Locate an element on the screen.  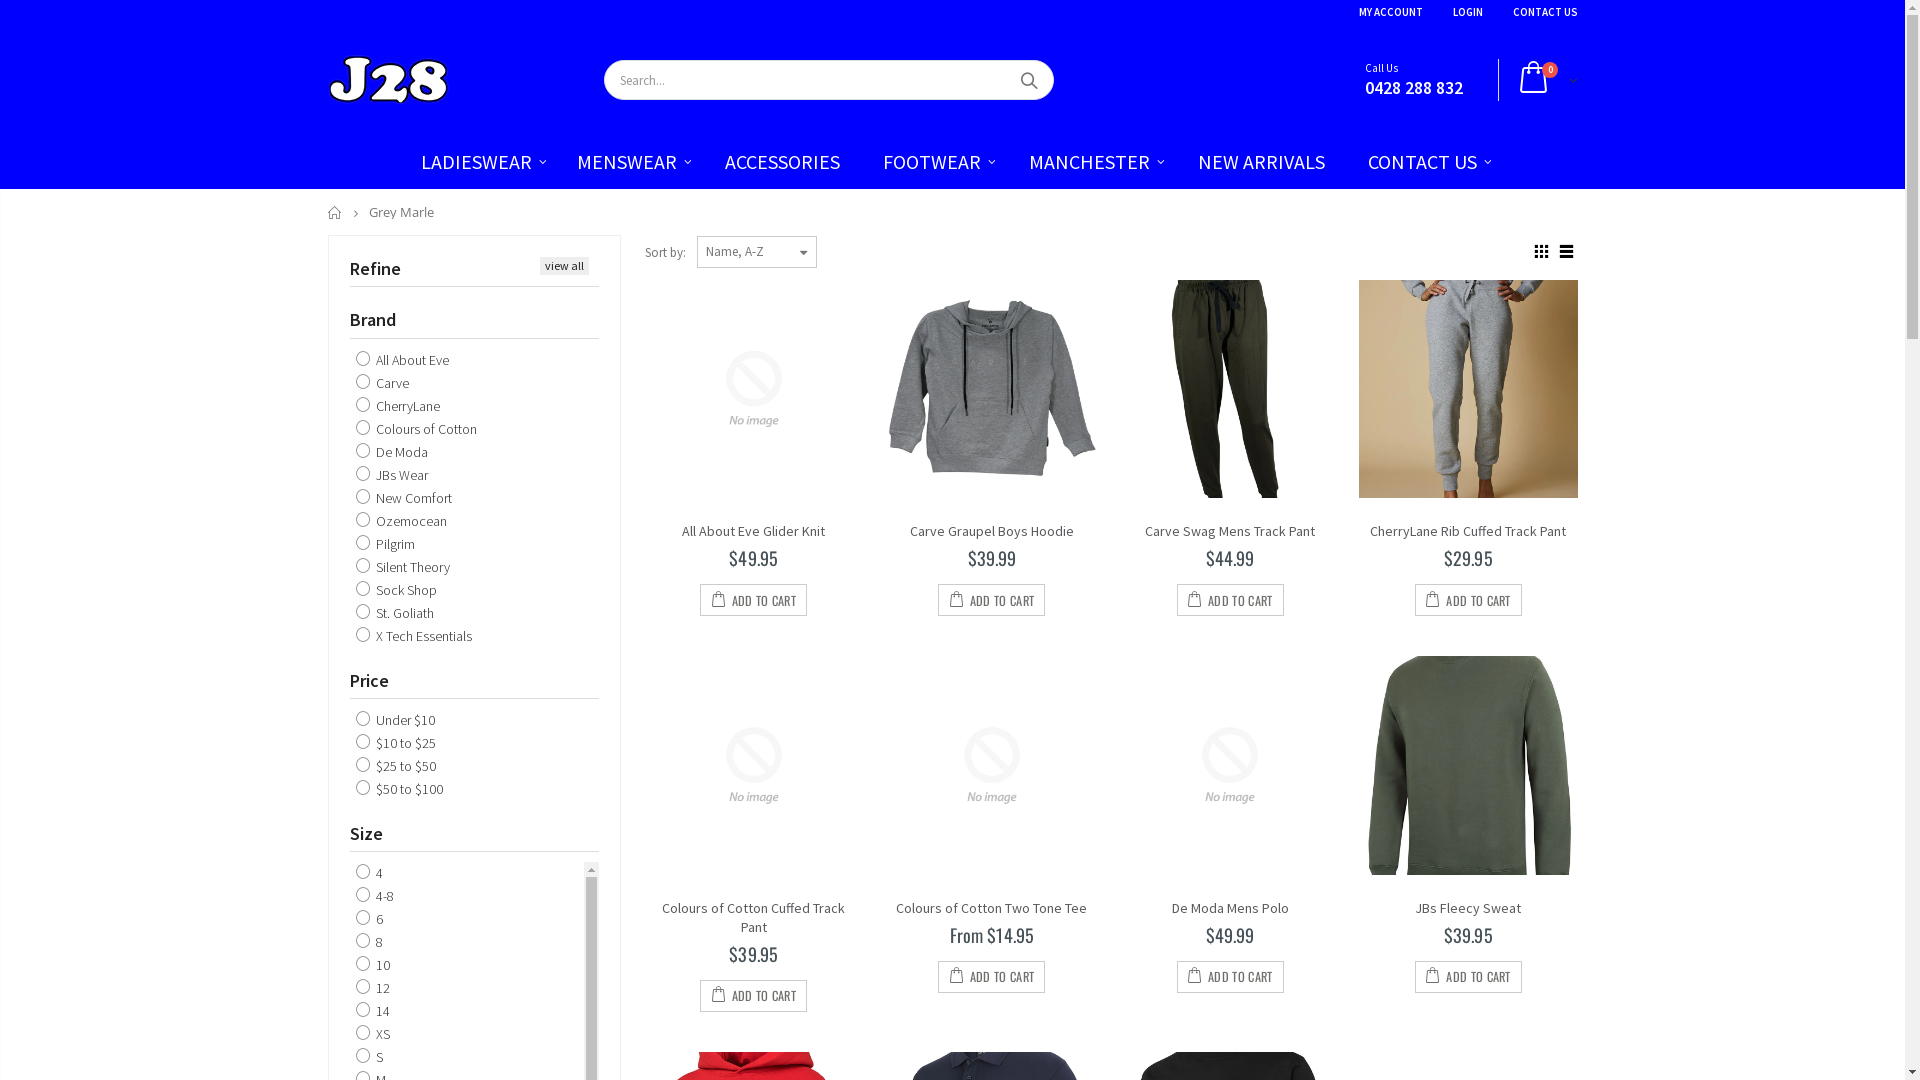
'6' is located at coordinates (369, 918).